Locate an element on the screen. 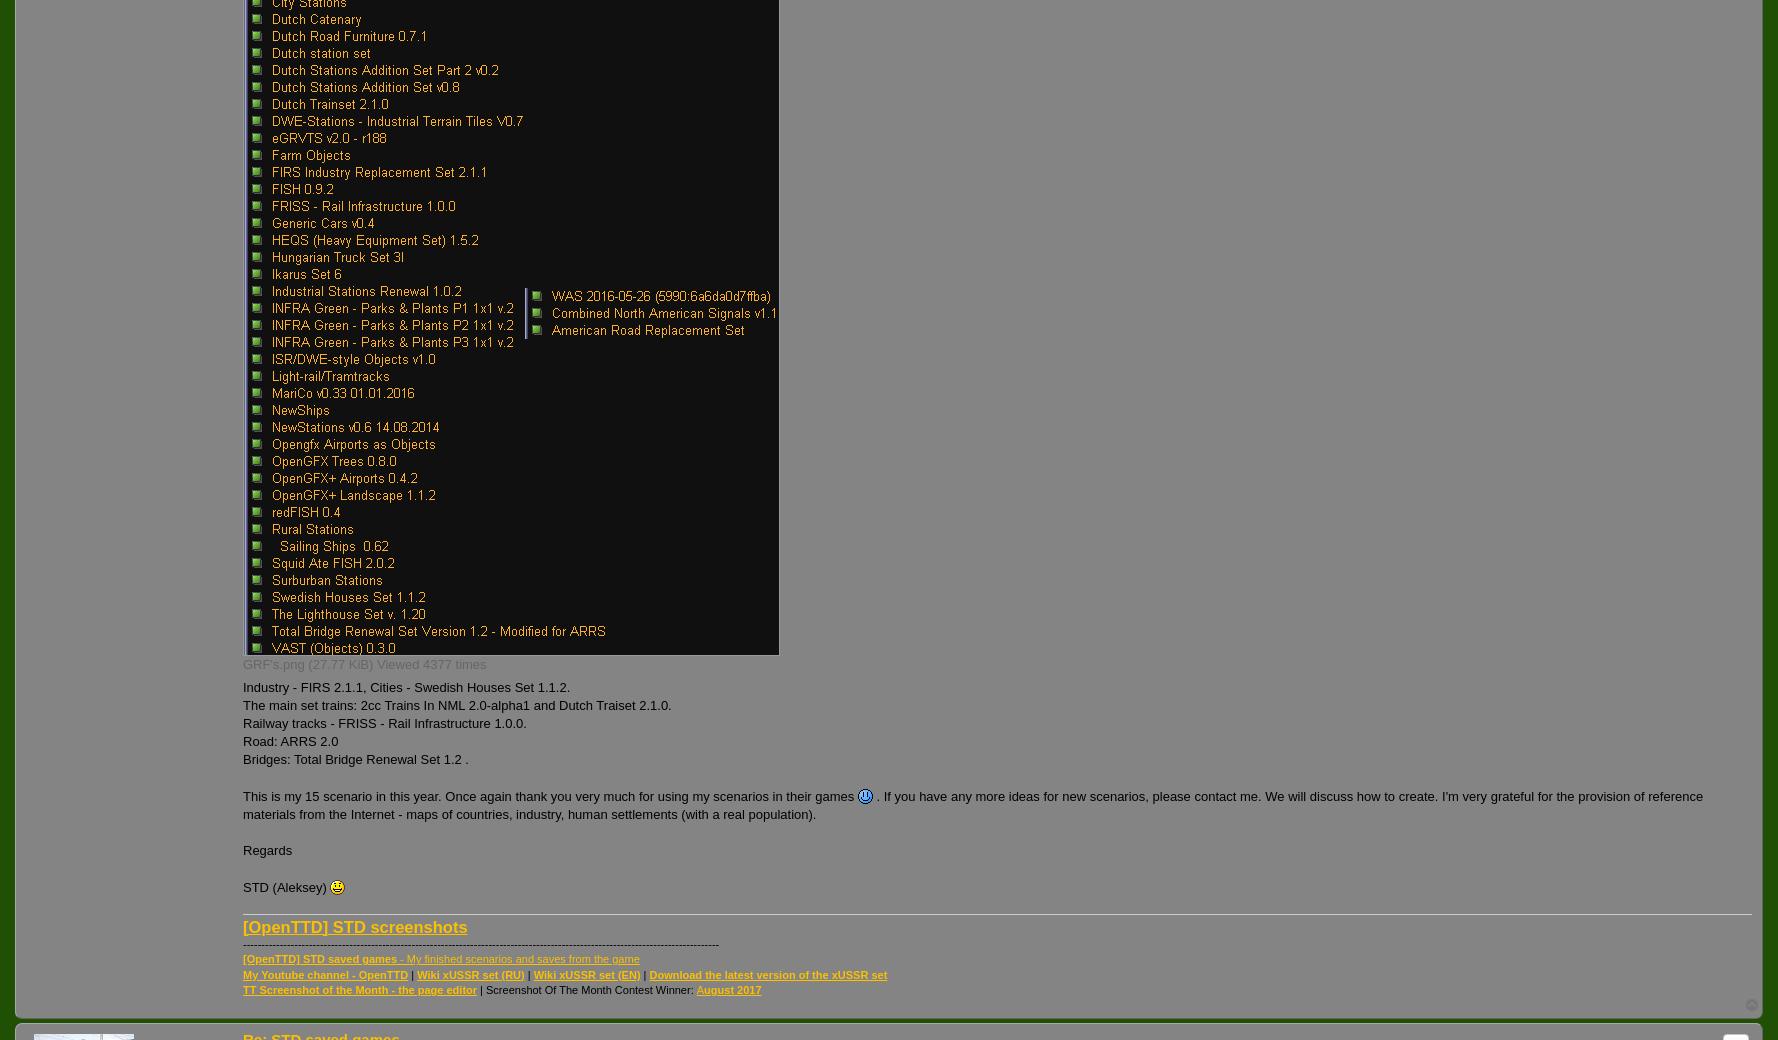 The width and height of the screenshot is (1778, 1040). 'Bridges: Total Bridge Renewal Set 1.2 .' is located at coordinates (354, 759).